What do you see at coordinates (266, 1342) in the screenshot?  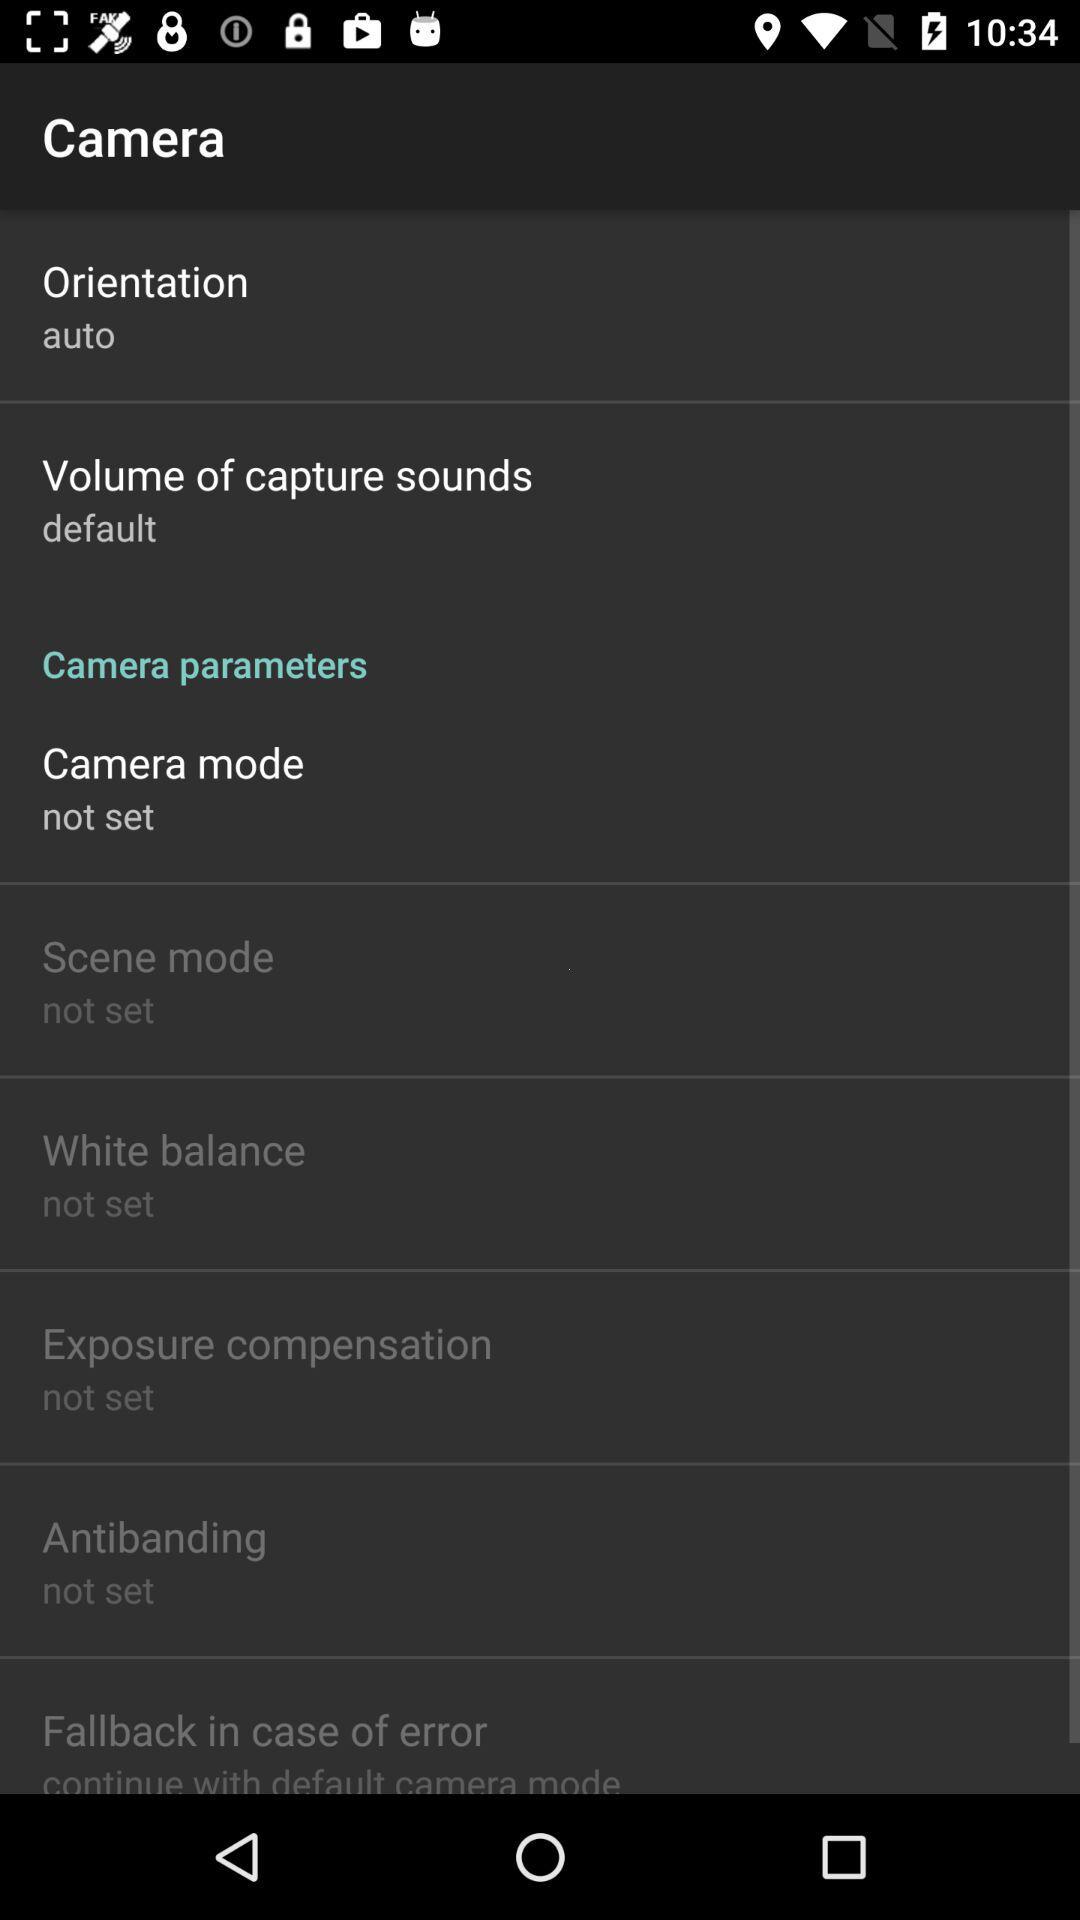 I see `icon above not set` at bounding box center [266, 1342].